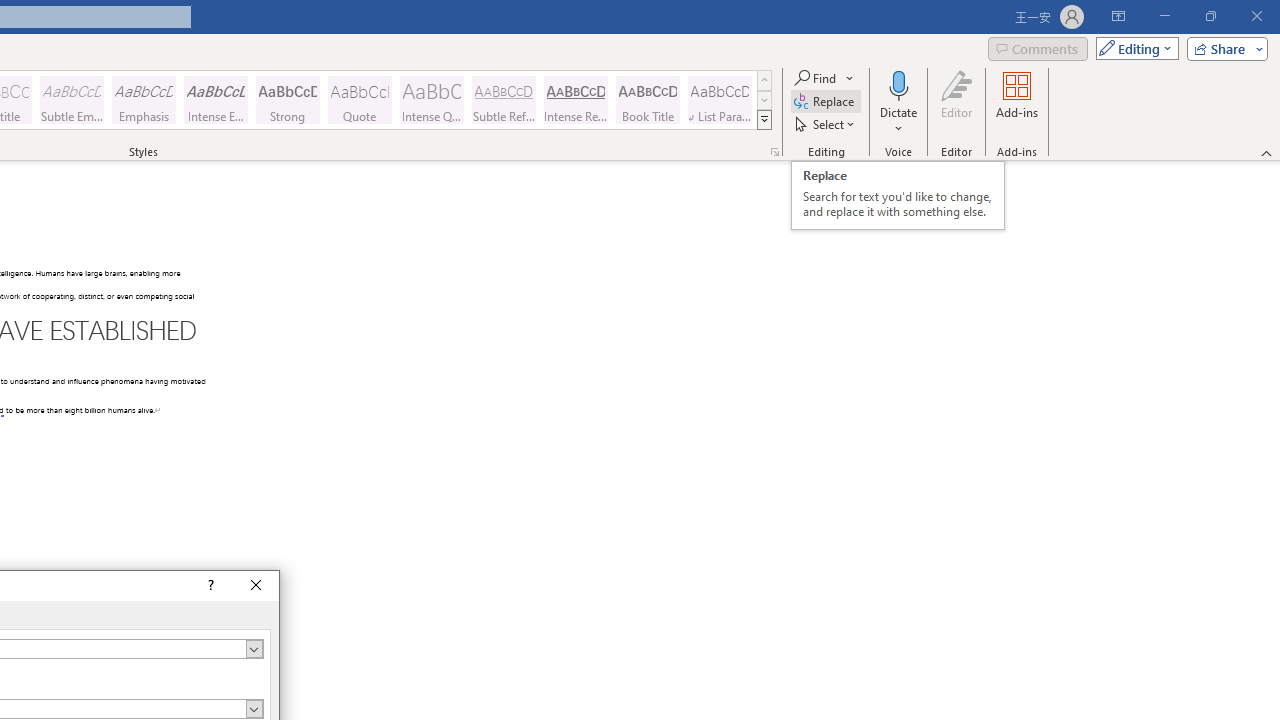  Describe the element at coordinates (826, 101) in the screenshot. I see `'Replace...'` at that location.